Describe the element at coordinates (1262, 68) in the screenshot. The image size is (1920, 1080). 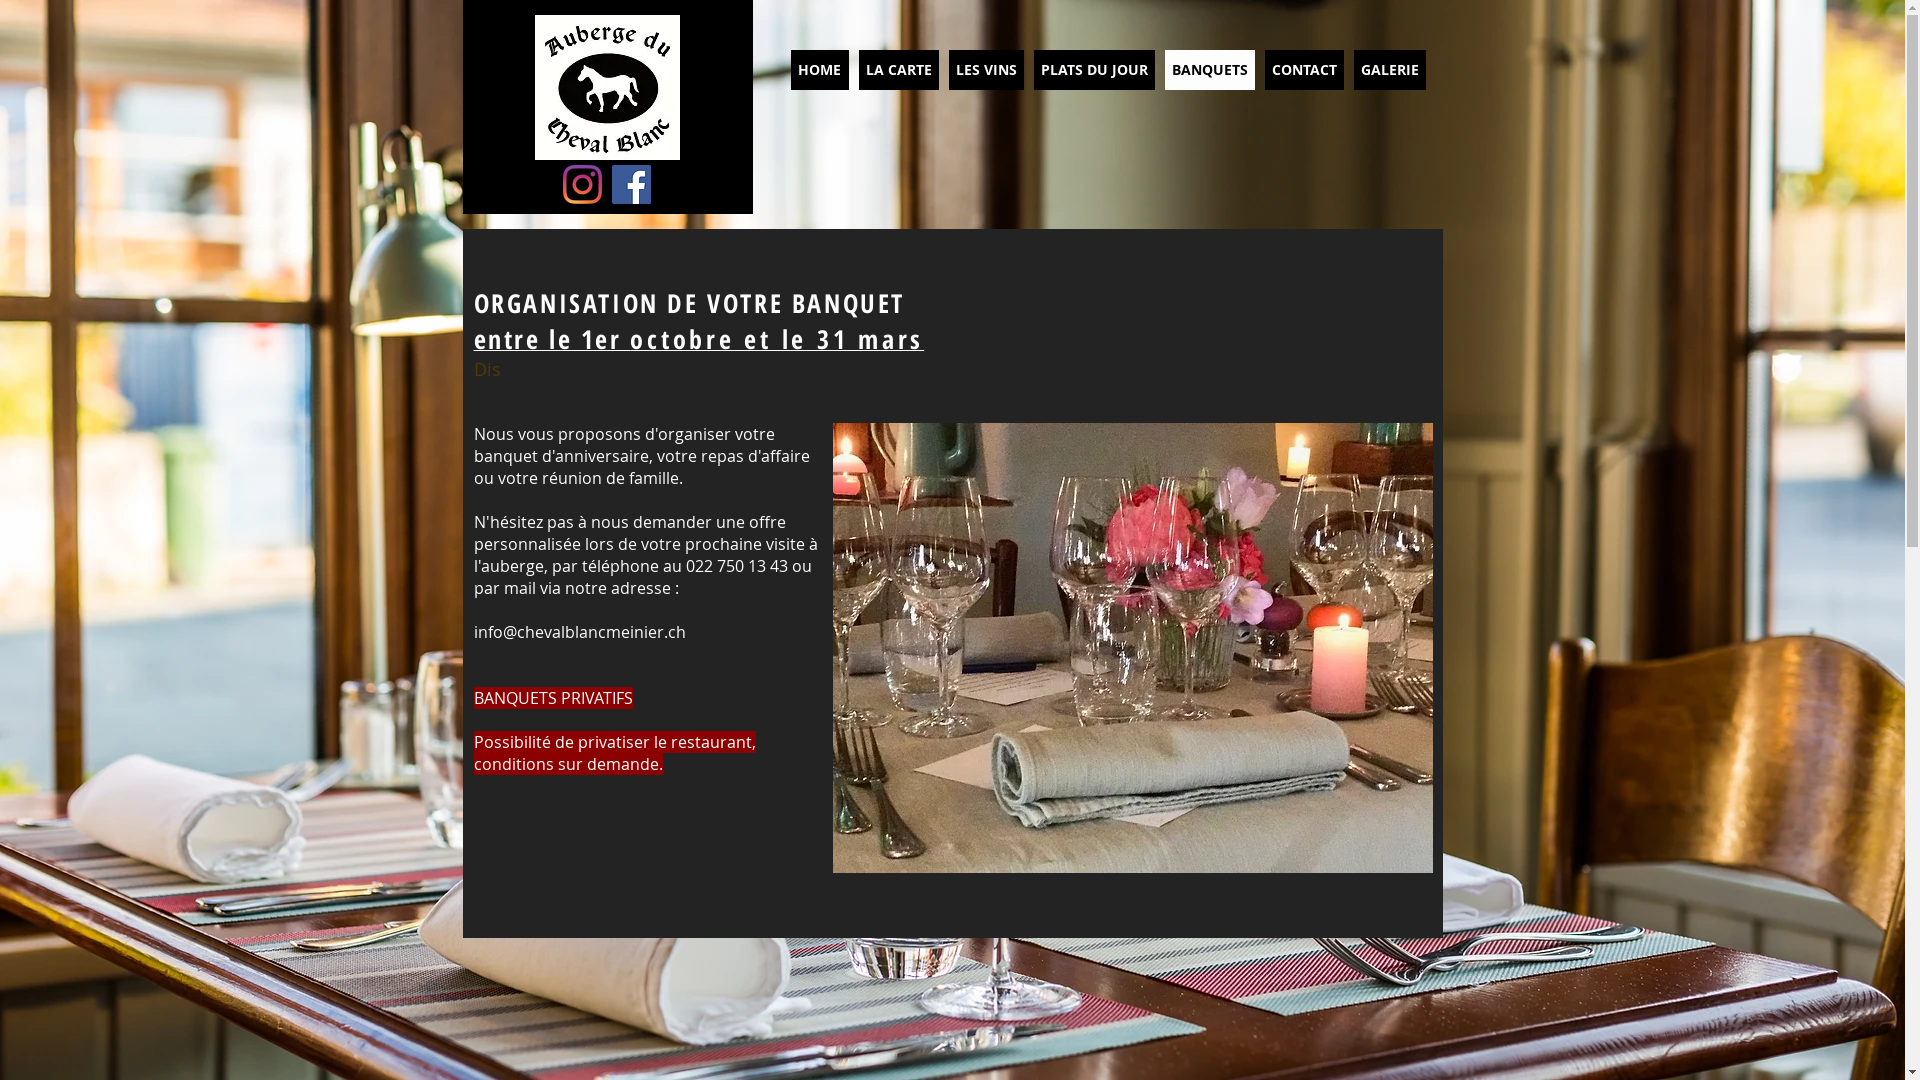
I see `'CONTACT'` at that location.